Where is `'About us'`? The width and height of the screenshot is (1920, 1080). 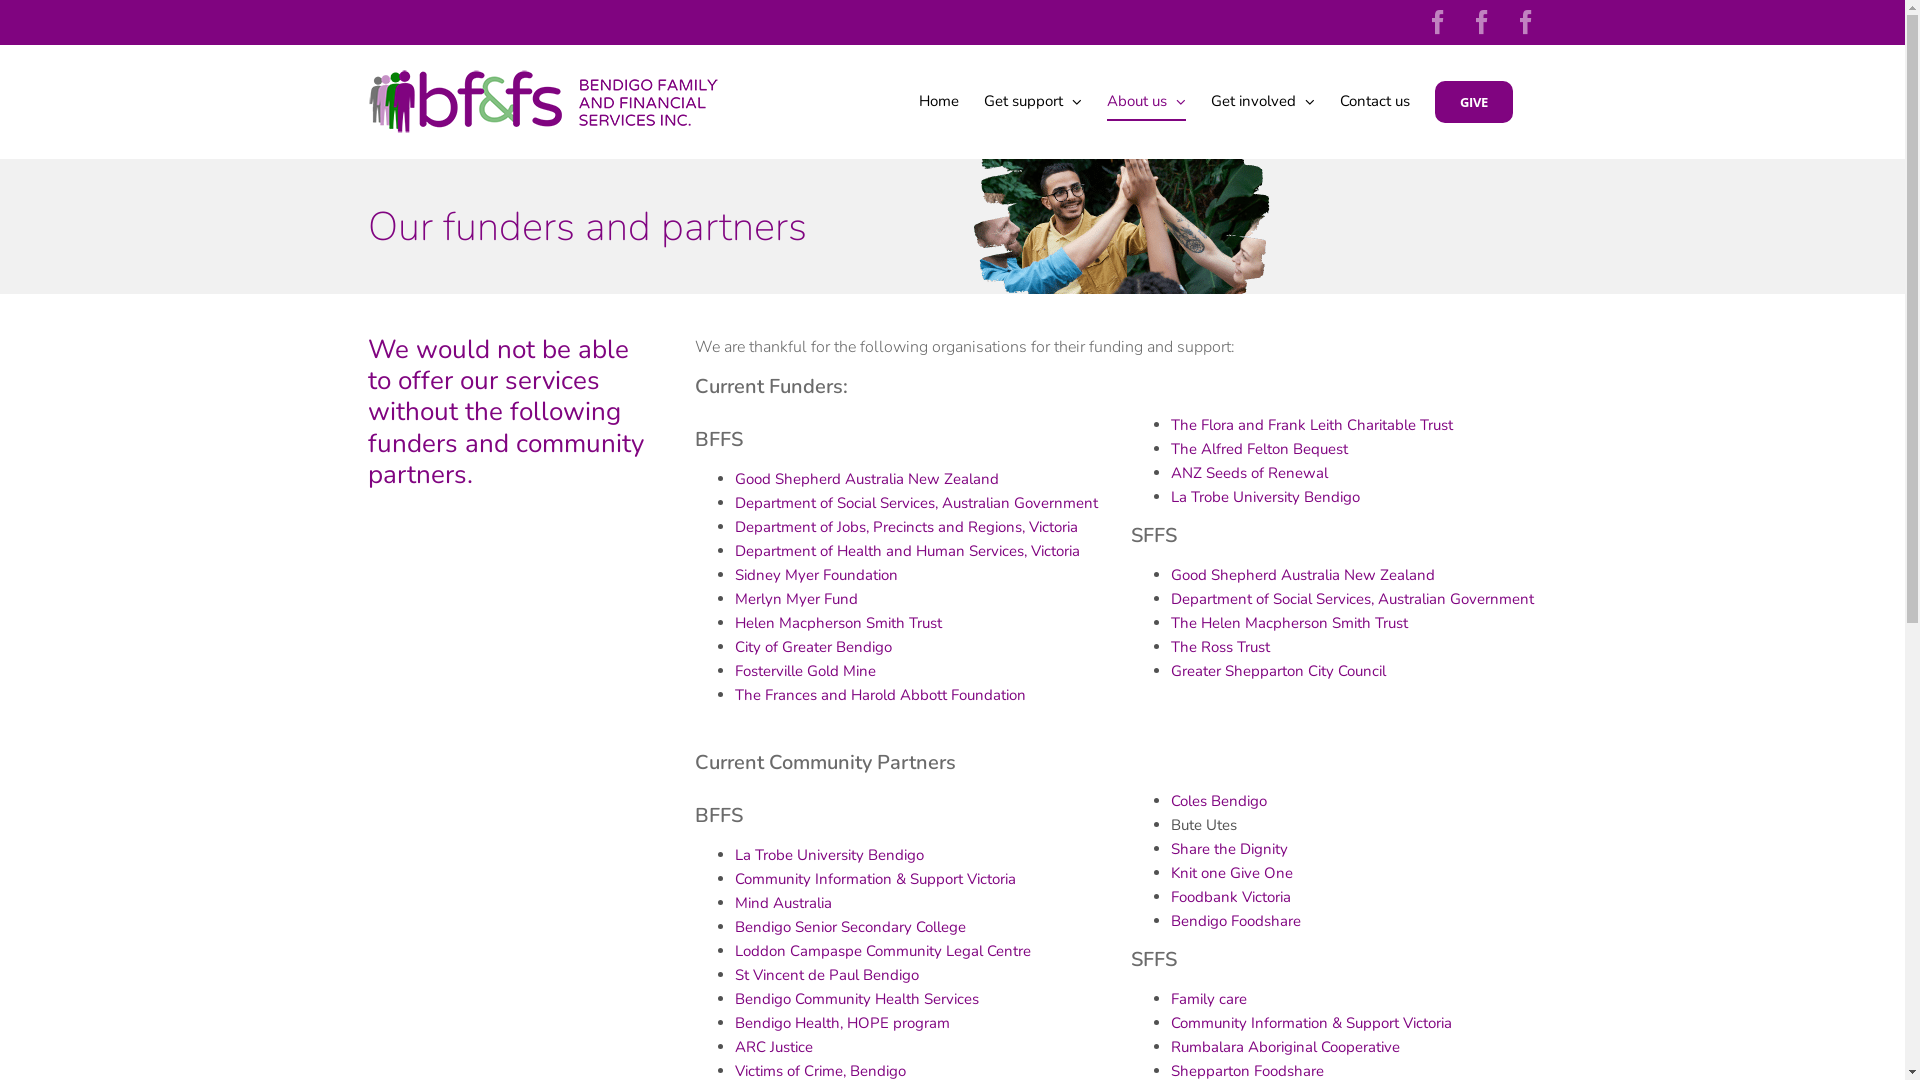
'About us' is located at coordinates (1145, 101).